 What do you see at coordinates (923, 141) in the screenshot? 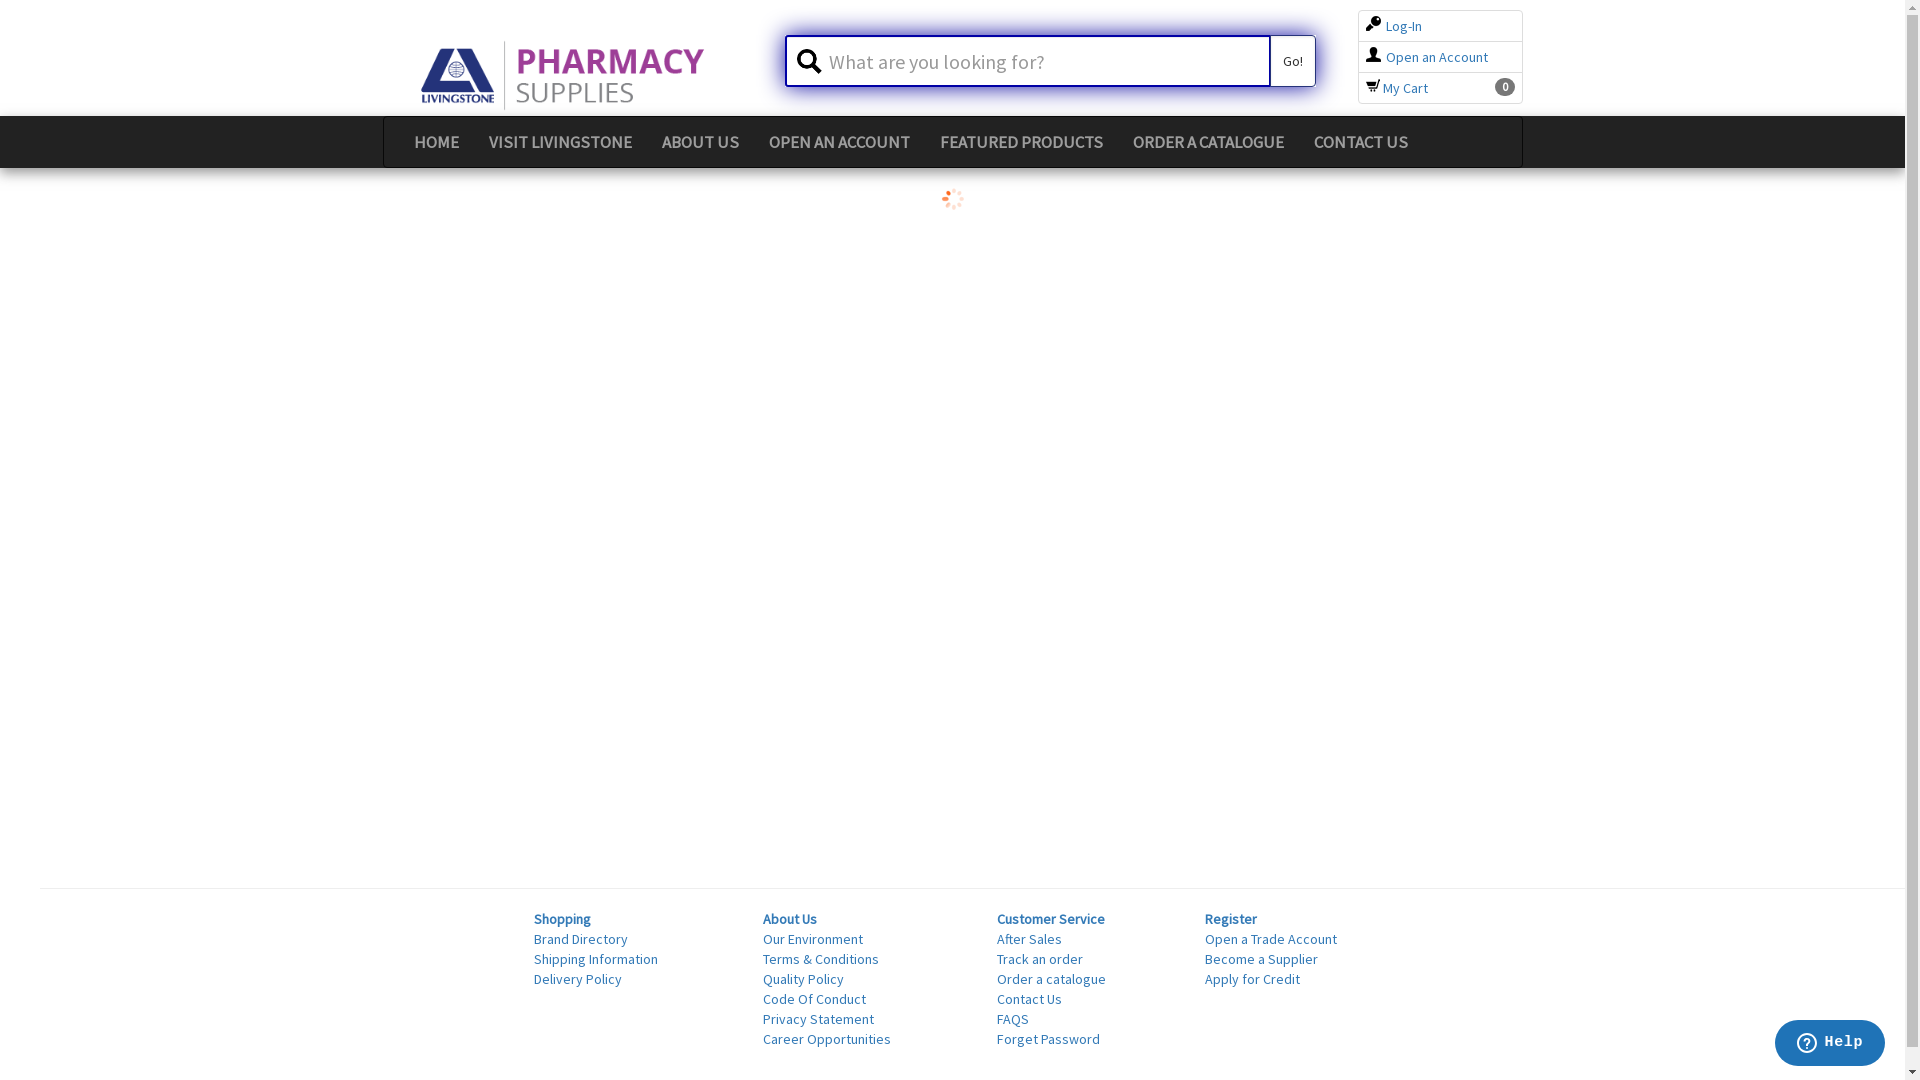
I see `'FEATURED PRODUCTS'` at bounding box center [923, 141].